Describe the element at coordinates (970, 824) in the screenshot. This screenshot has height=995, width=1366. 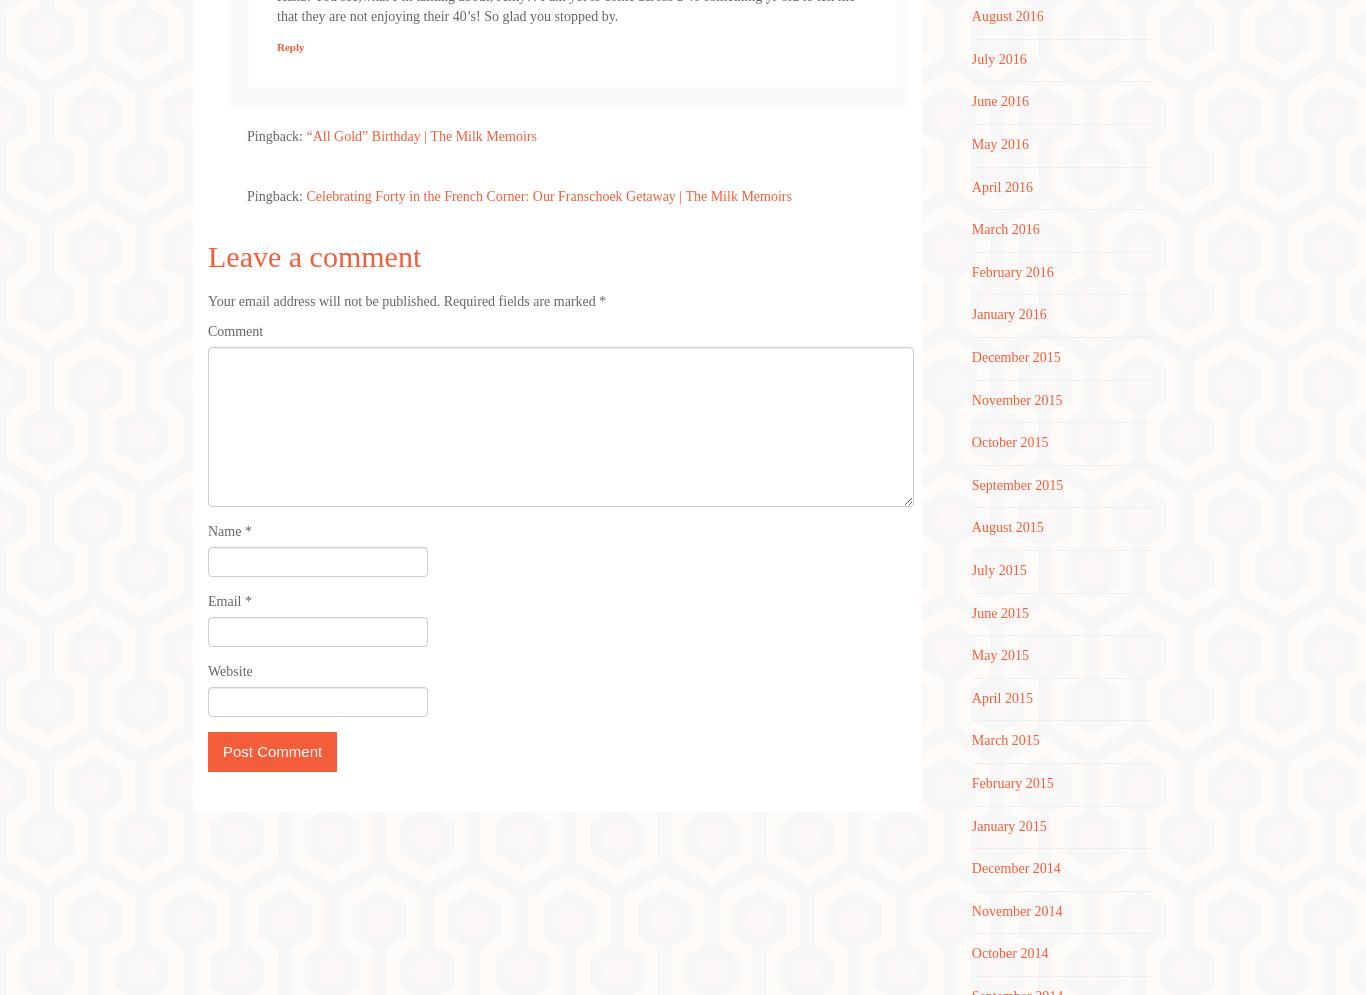
I see `'January 2015'` at that location.